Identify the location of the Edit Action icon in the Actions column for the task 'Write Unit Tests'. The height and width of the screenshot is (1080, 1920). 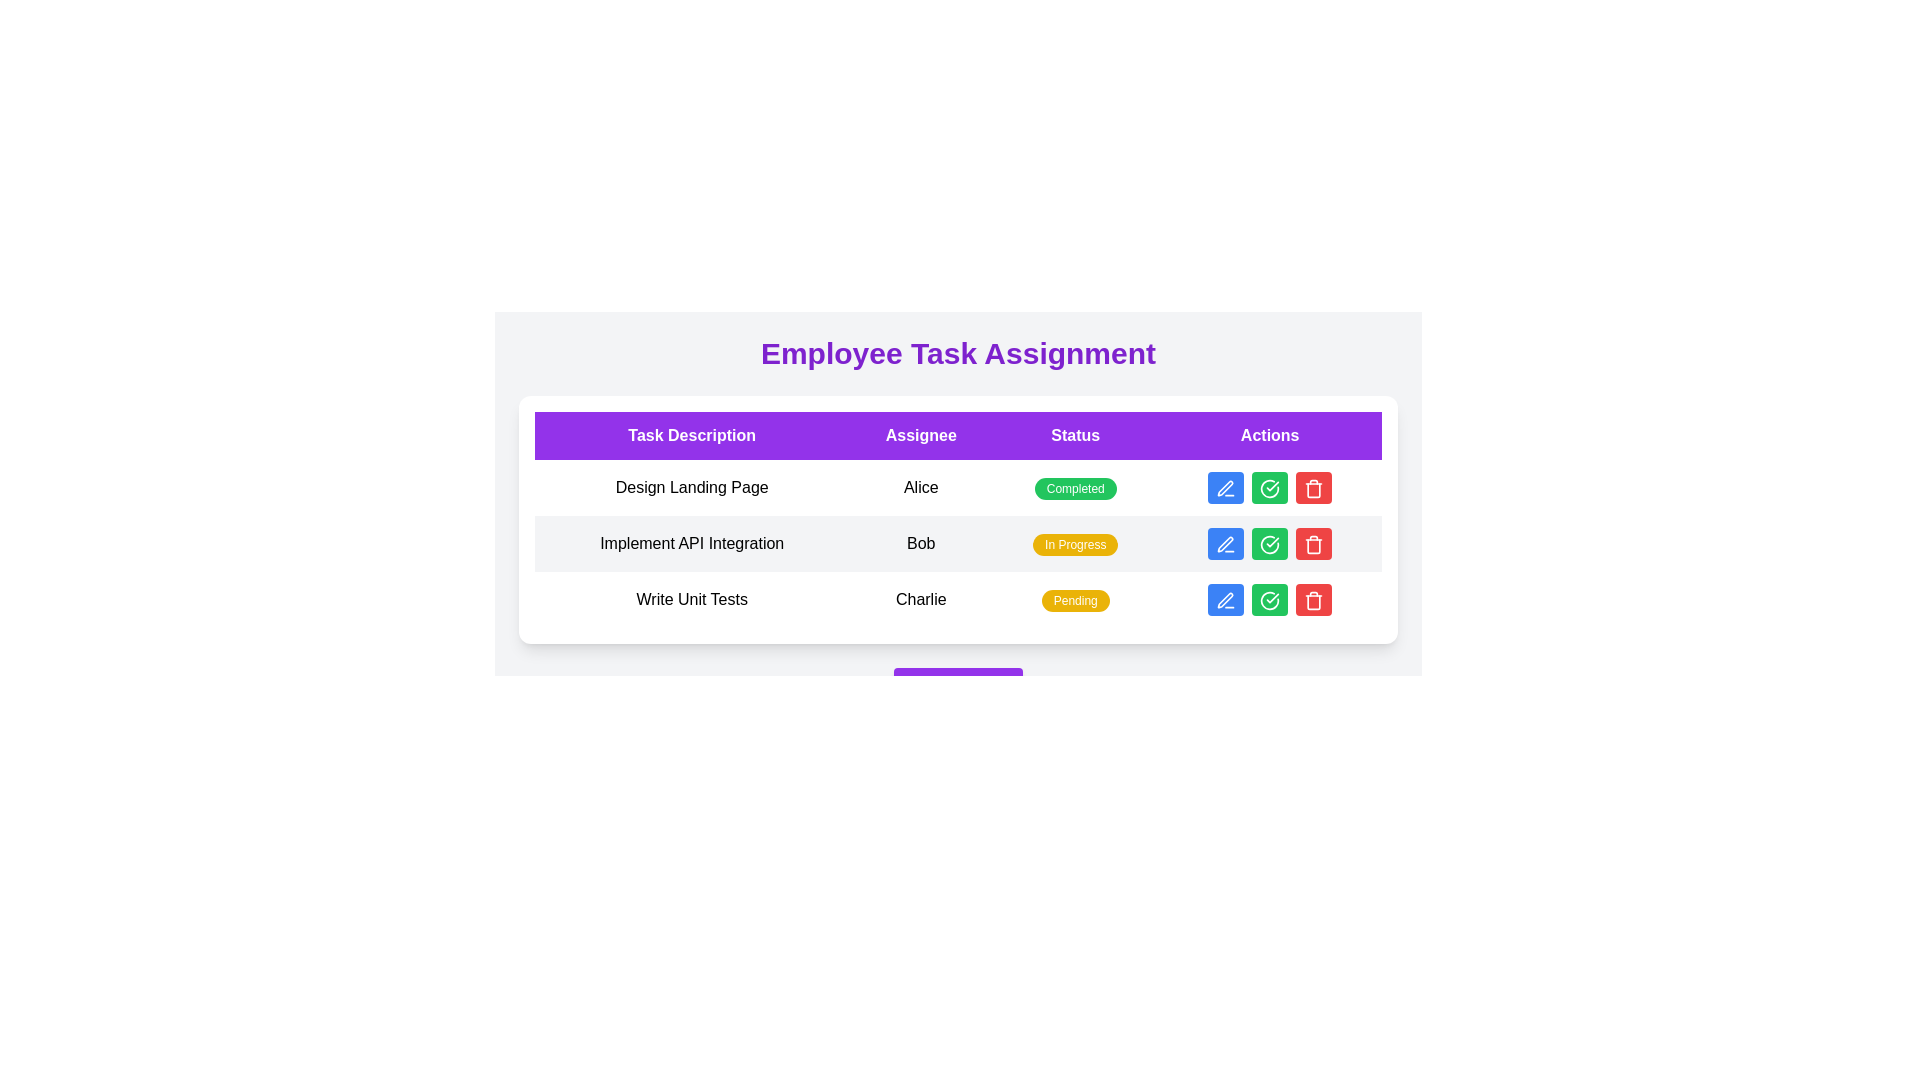
(1224, 599).